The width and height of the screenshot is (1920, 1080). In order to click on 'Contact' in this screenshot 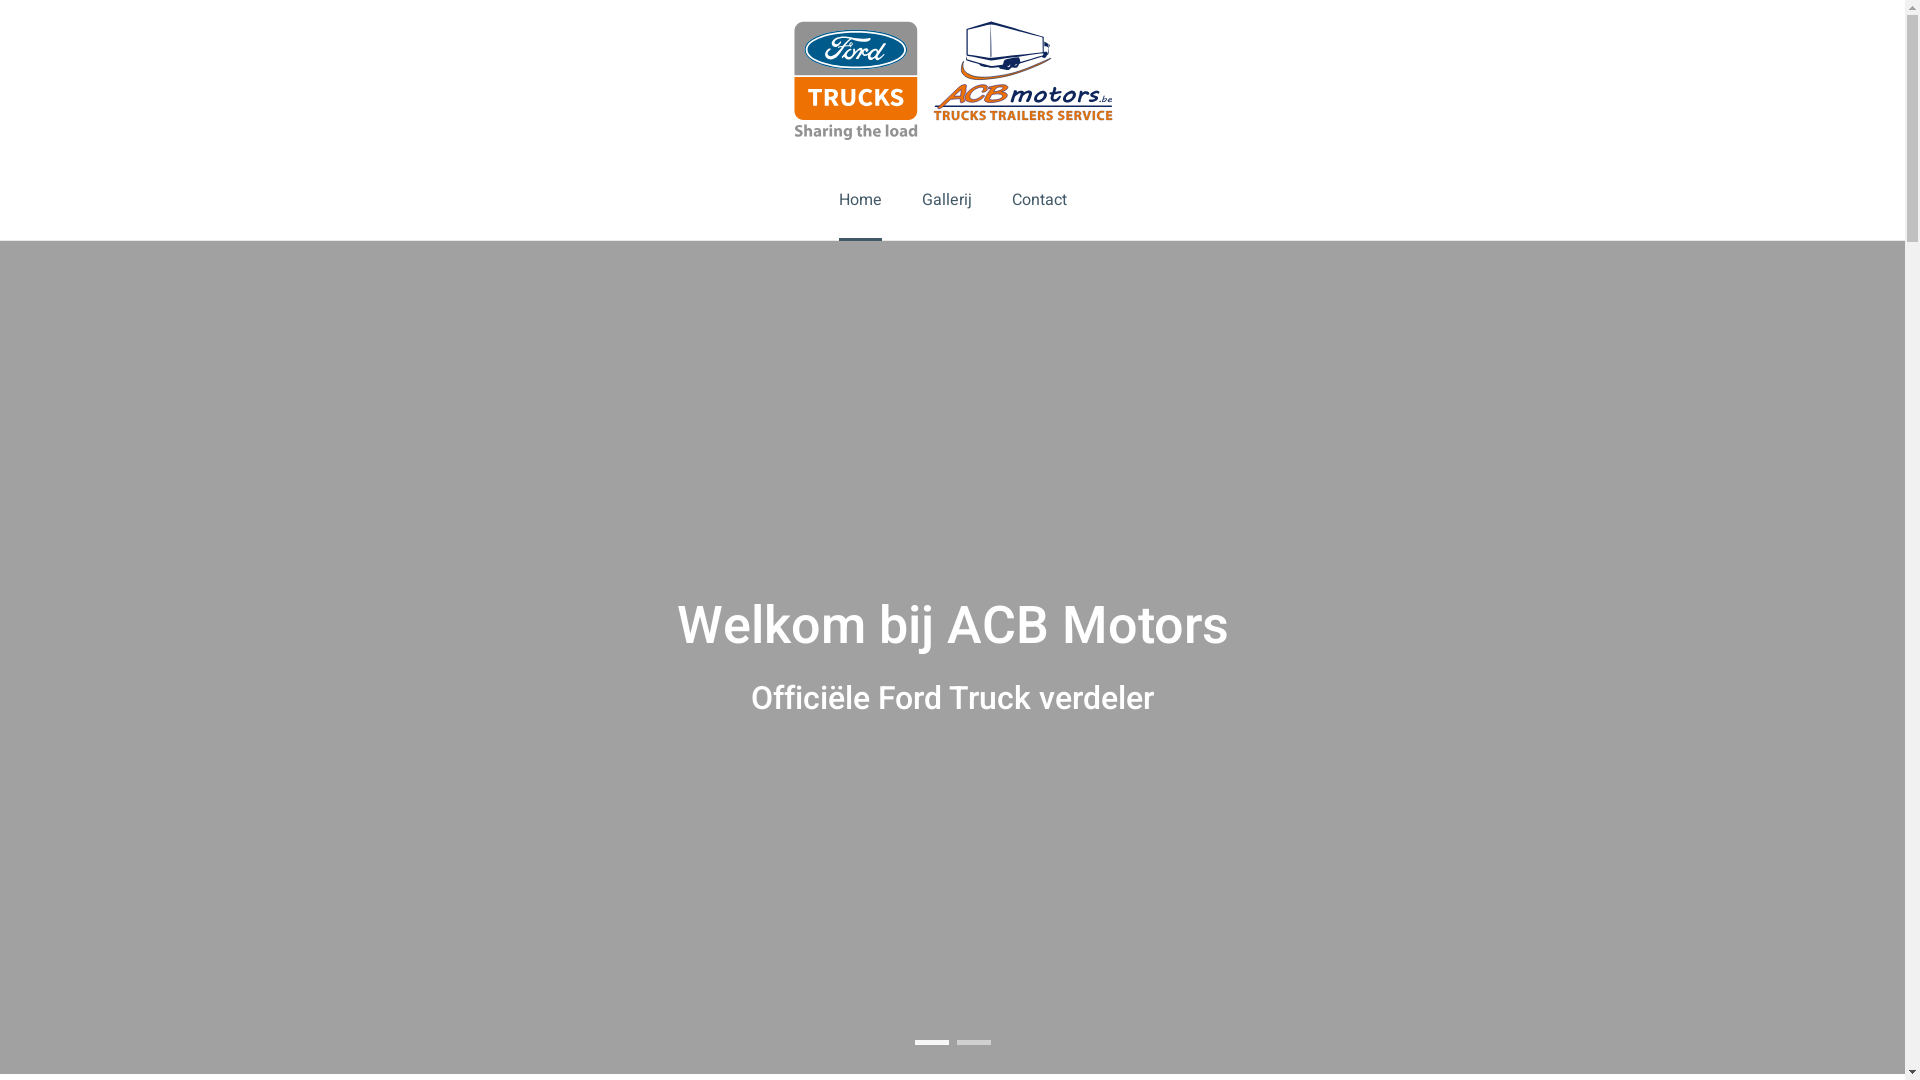, I will do `click(1039, 200)`.